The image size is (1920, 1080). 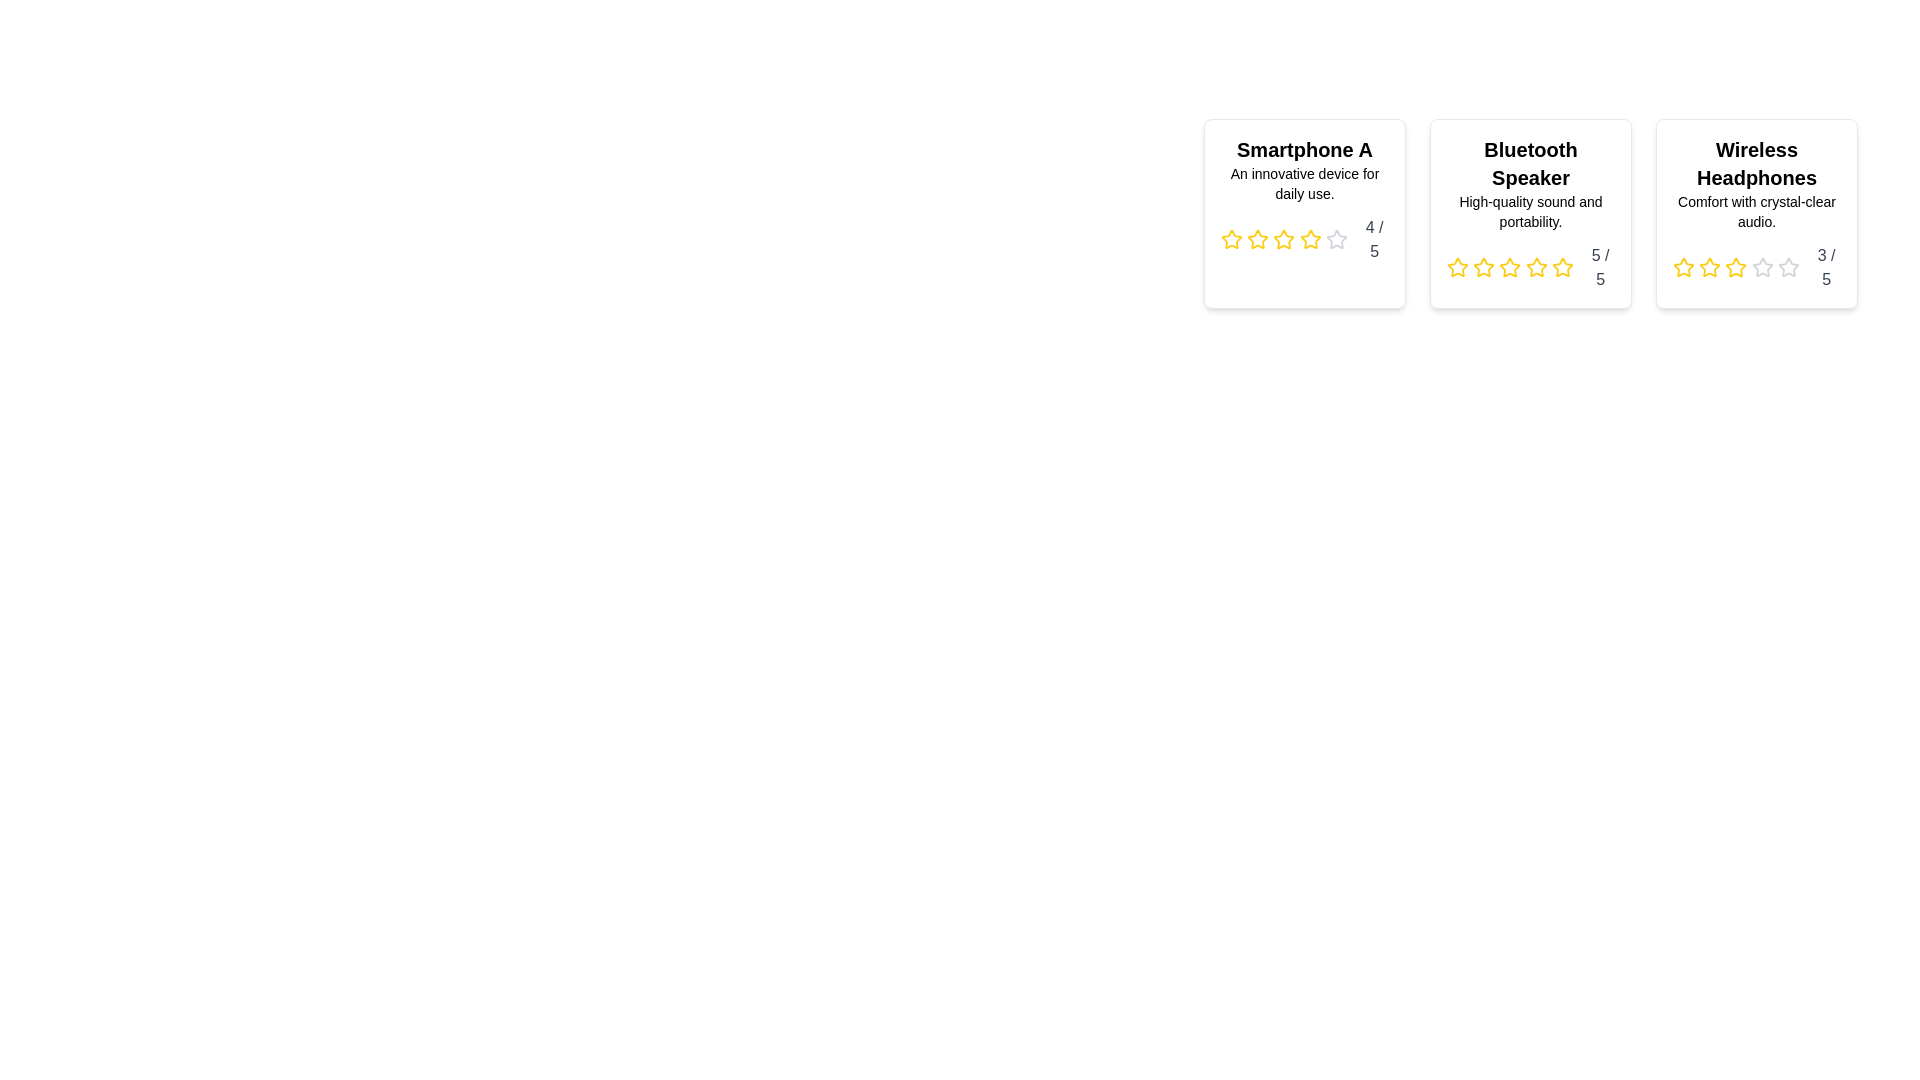 What do you see at coordinates (1256, 238) in the screenshot?
I see `the star icon corresponding to 2 stars in the rating component` at bounding box center [1256, 238].